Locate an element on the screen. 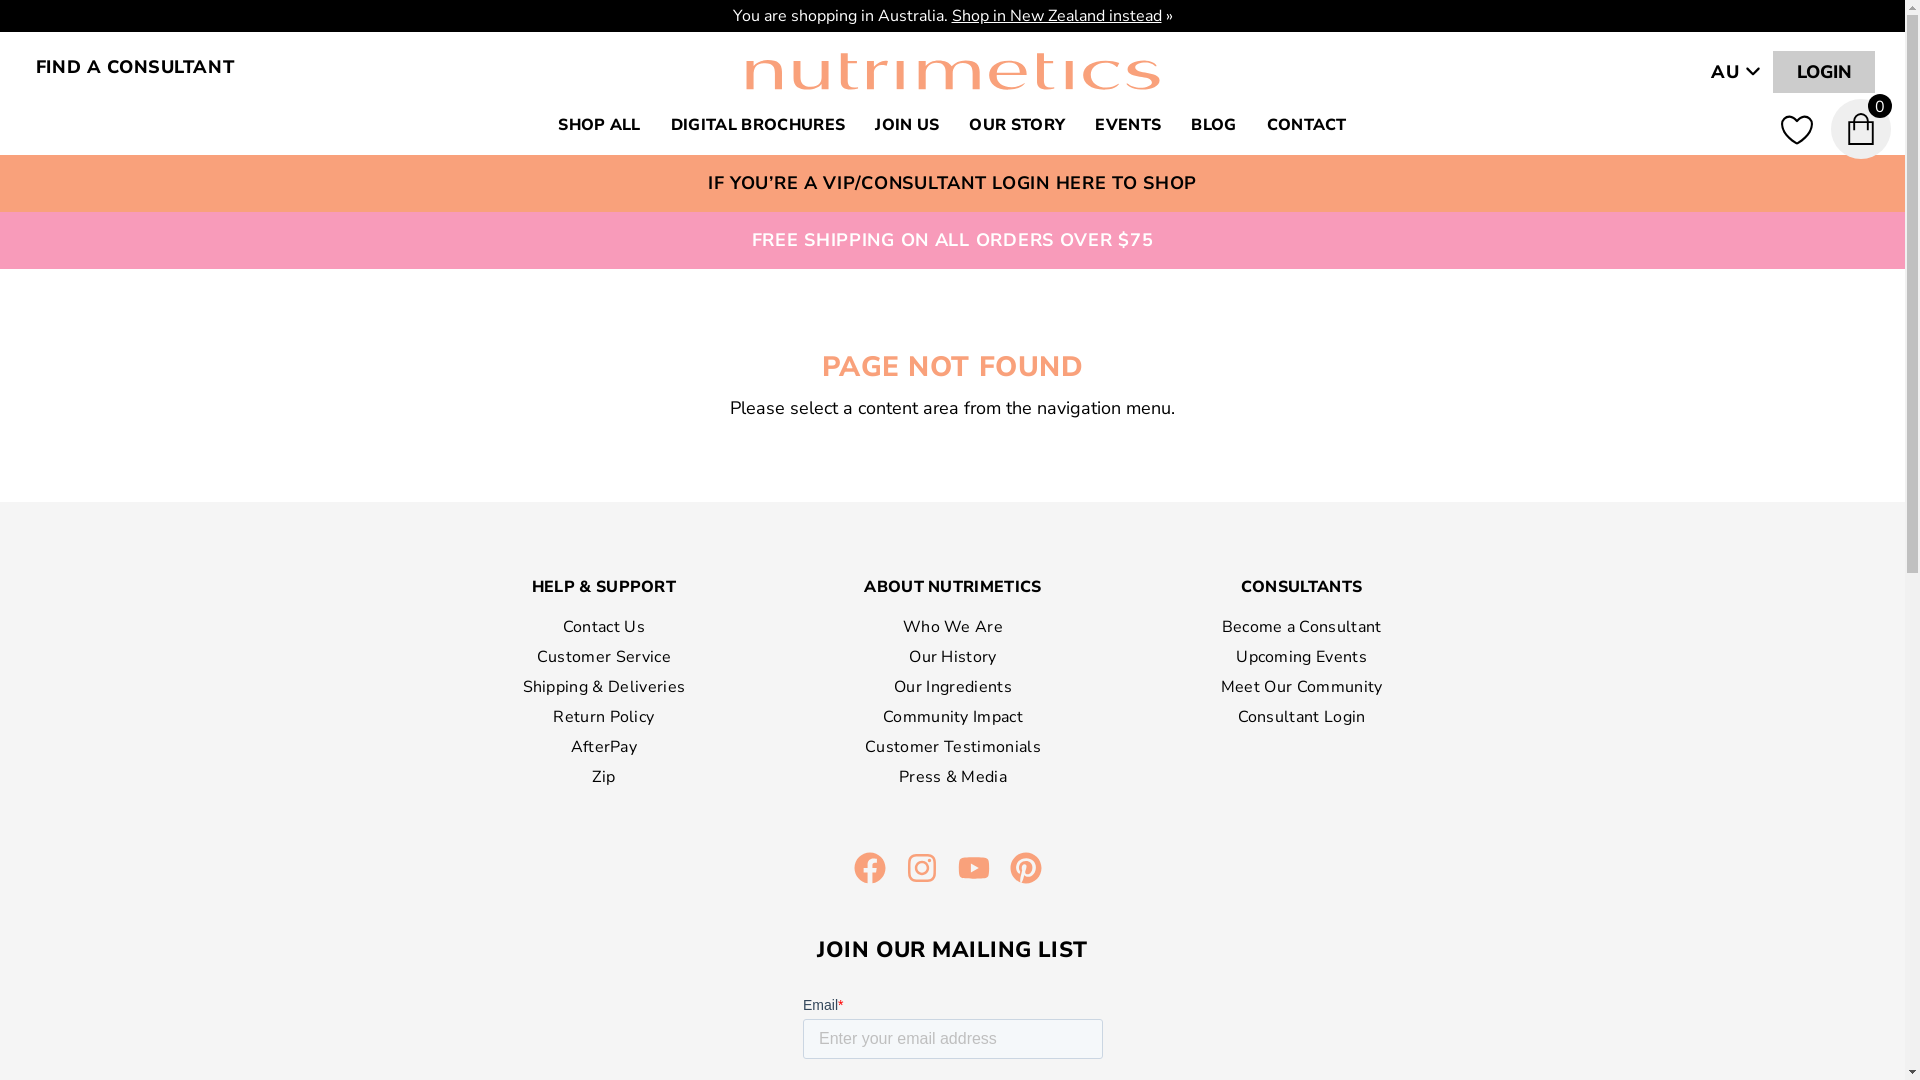  'SHOP ALL' is located at coordinates (598, 124).